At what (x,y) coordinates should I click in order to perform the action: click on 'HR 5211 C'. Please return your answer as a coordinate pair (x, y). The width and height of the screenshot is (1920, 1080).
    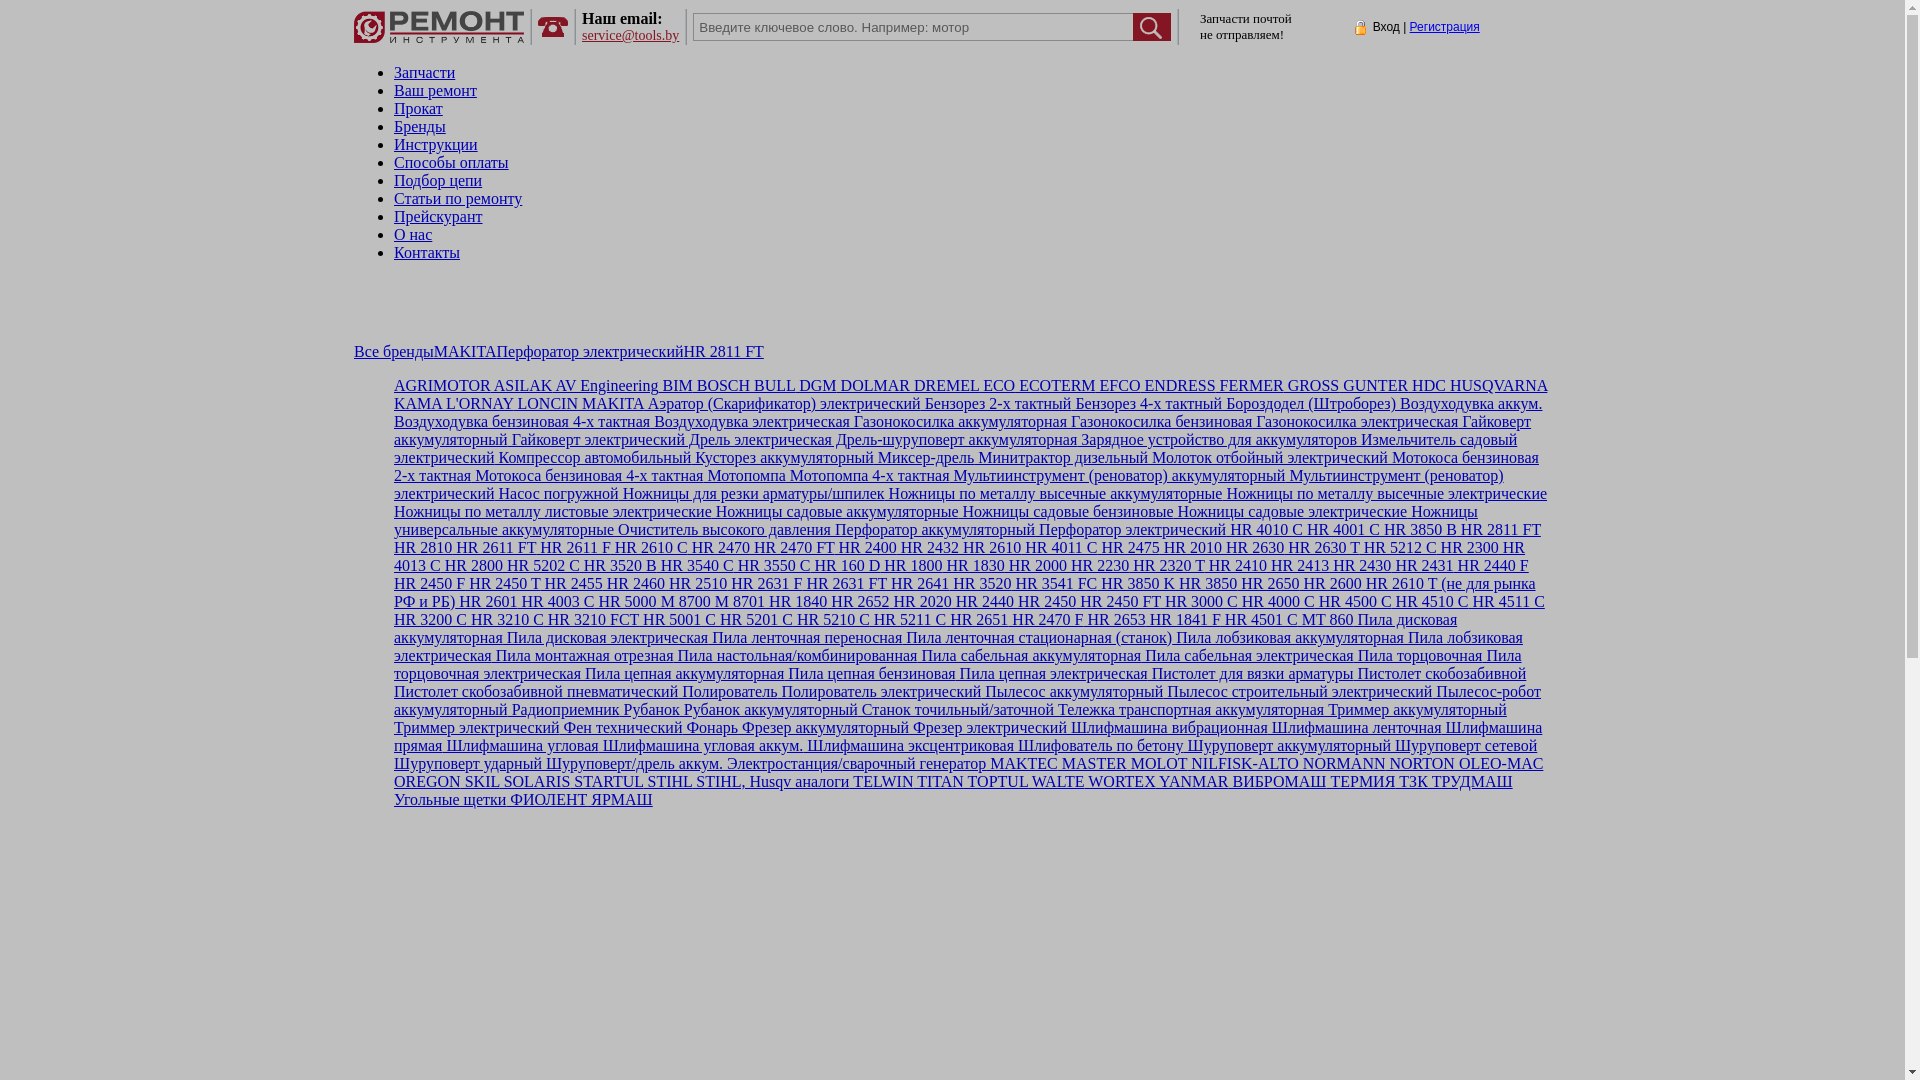
    Looking at the image, I should click on (906, 618).